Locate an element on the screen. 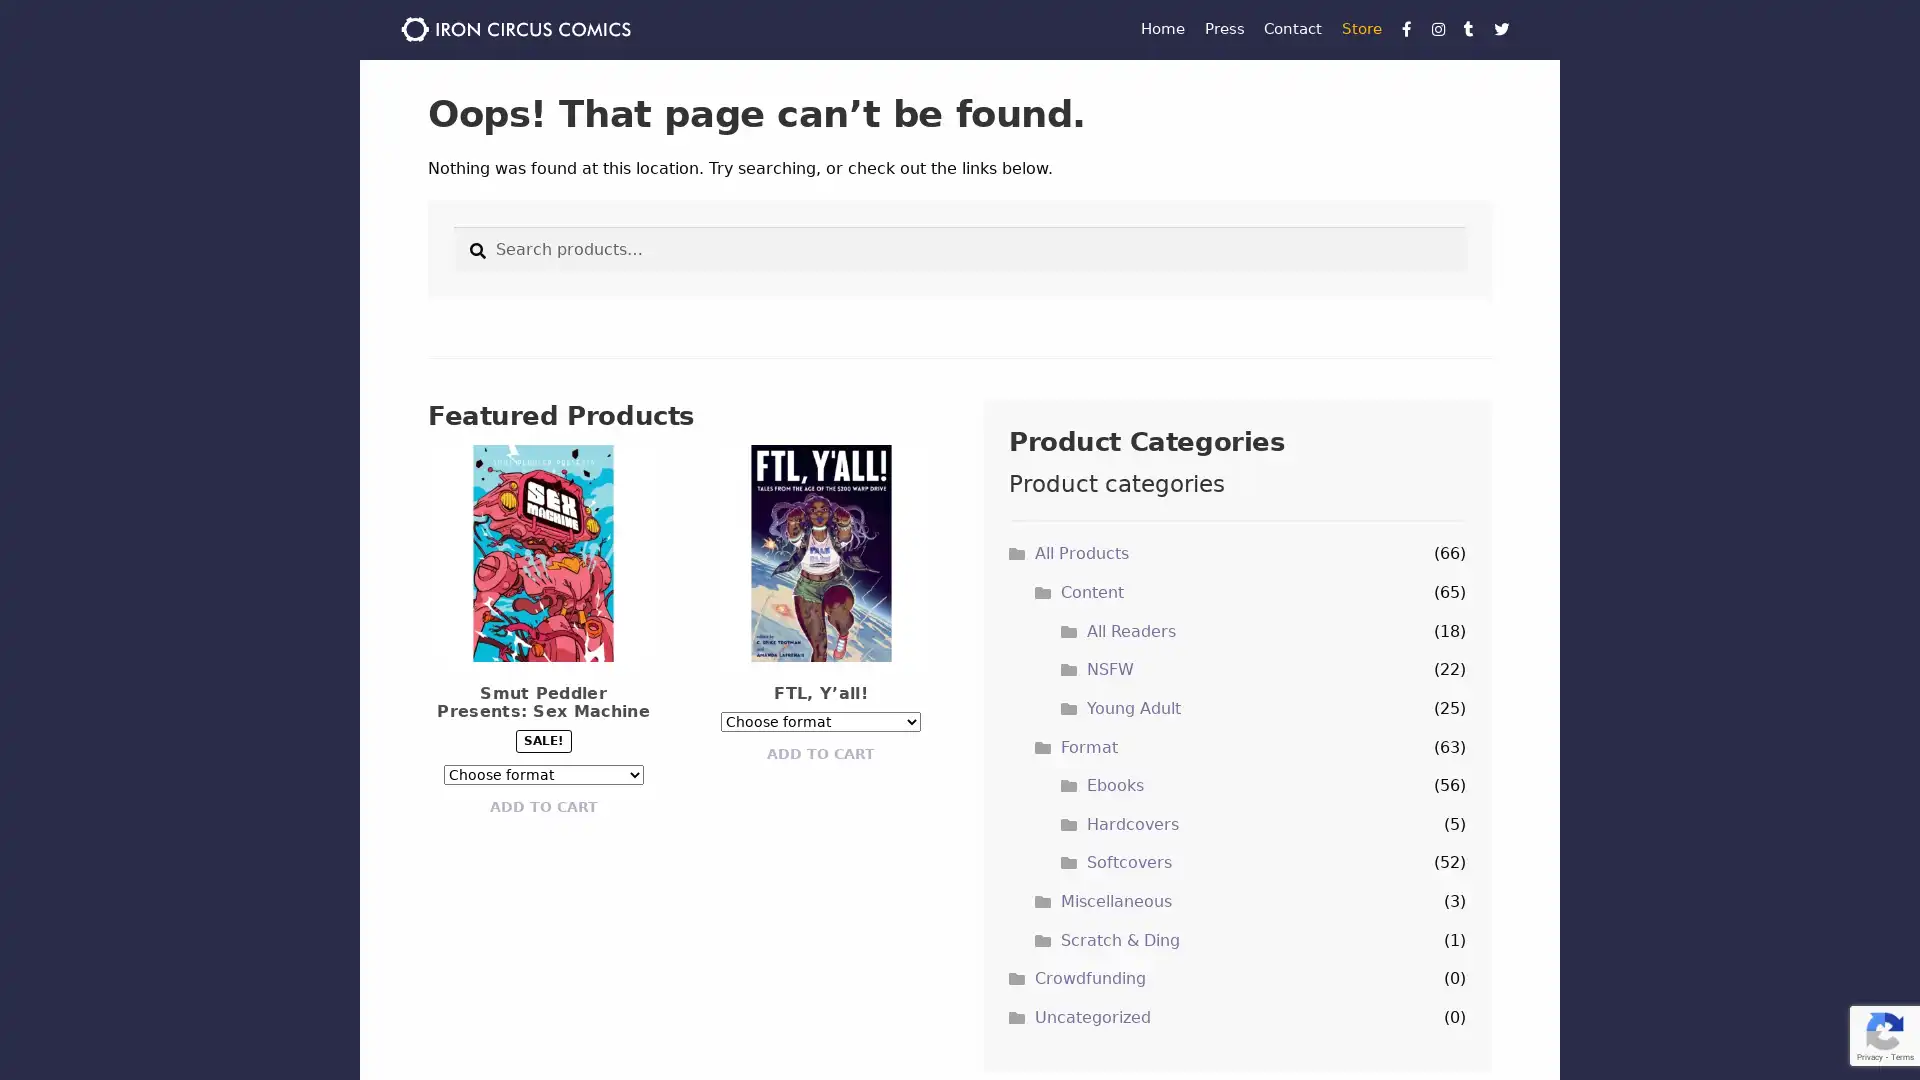  Search is located at coordinates (451, 225).